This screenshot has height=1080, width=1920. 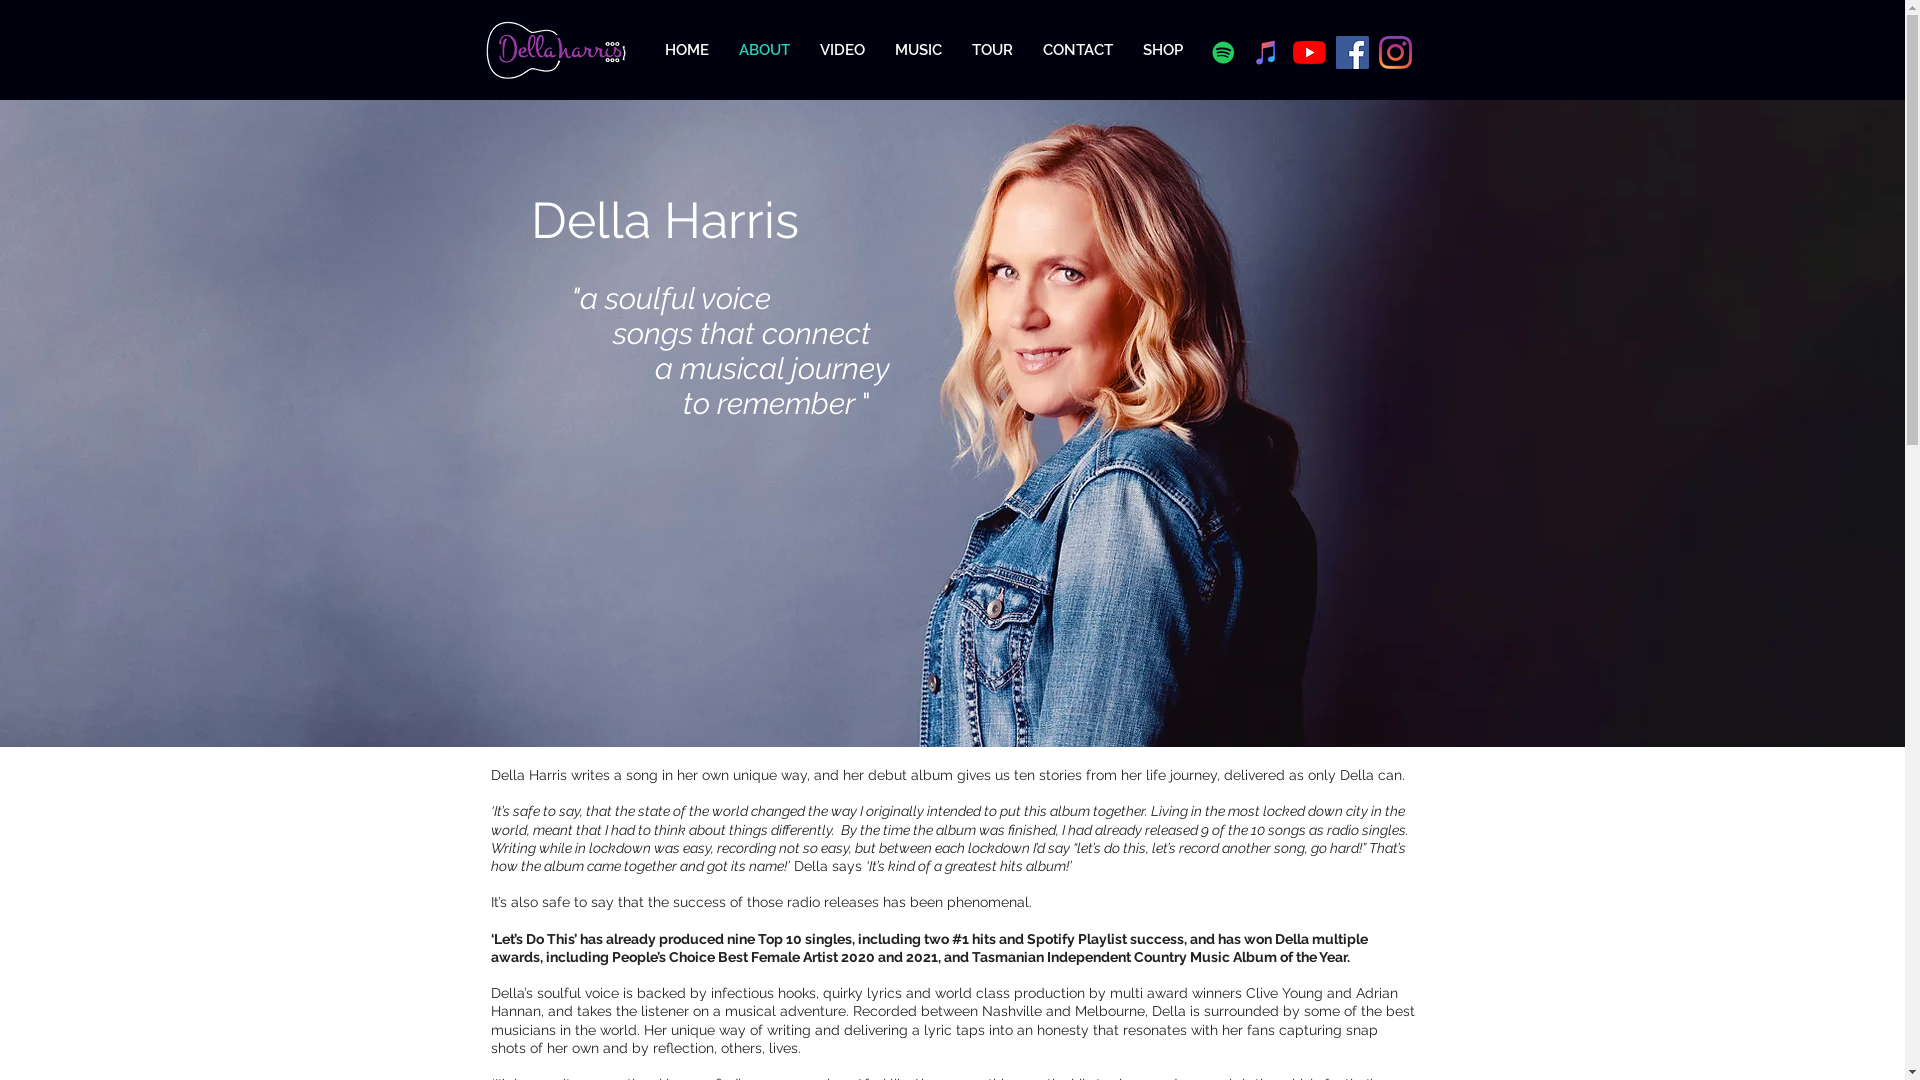 What do you see at coordinates (686, 49) in the screenshot?
I see `'HOME'` at bounding box center [686, 49].